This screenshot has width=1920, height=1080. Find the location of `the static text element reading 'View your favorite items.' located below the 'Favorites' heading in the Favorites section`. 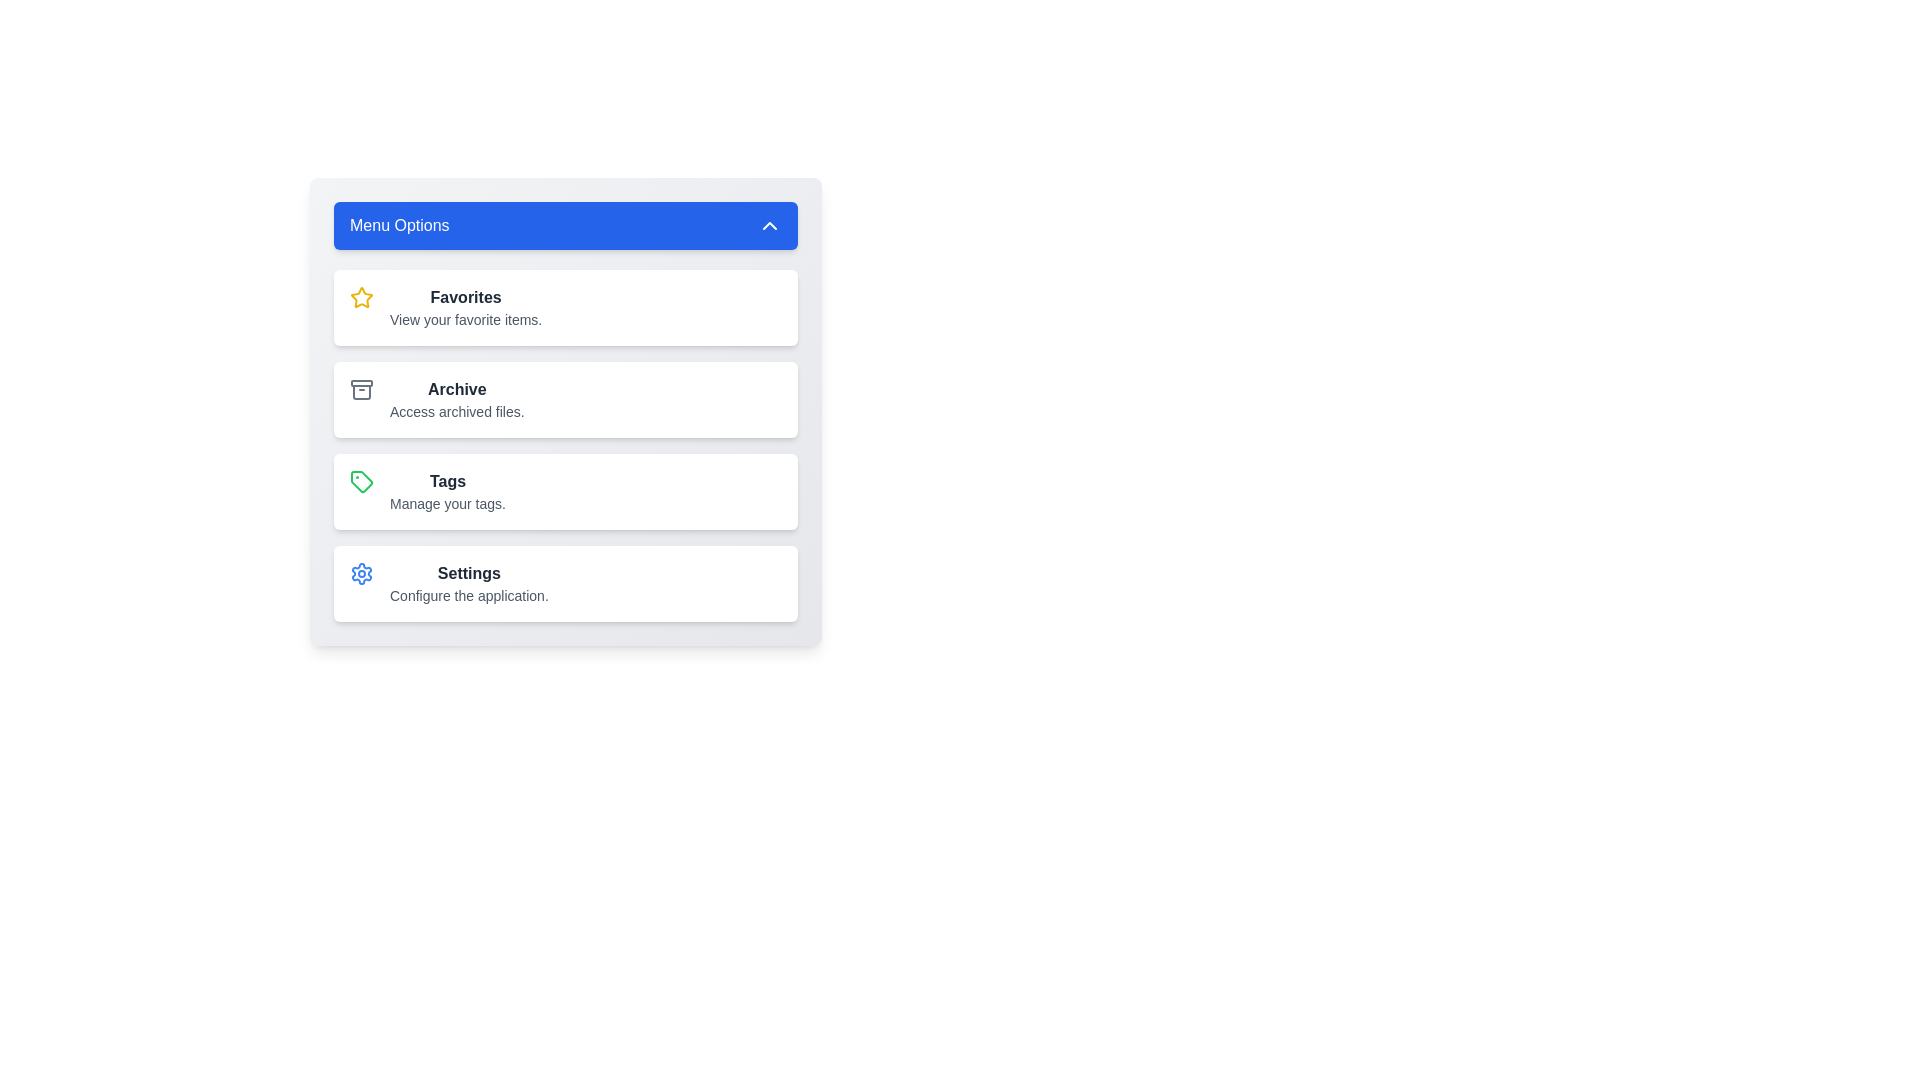

the static text element reading 'View your favorite items.' located below the 'Favorites' heading in the Favorites section is located at coordinates (465, 319).